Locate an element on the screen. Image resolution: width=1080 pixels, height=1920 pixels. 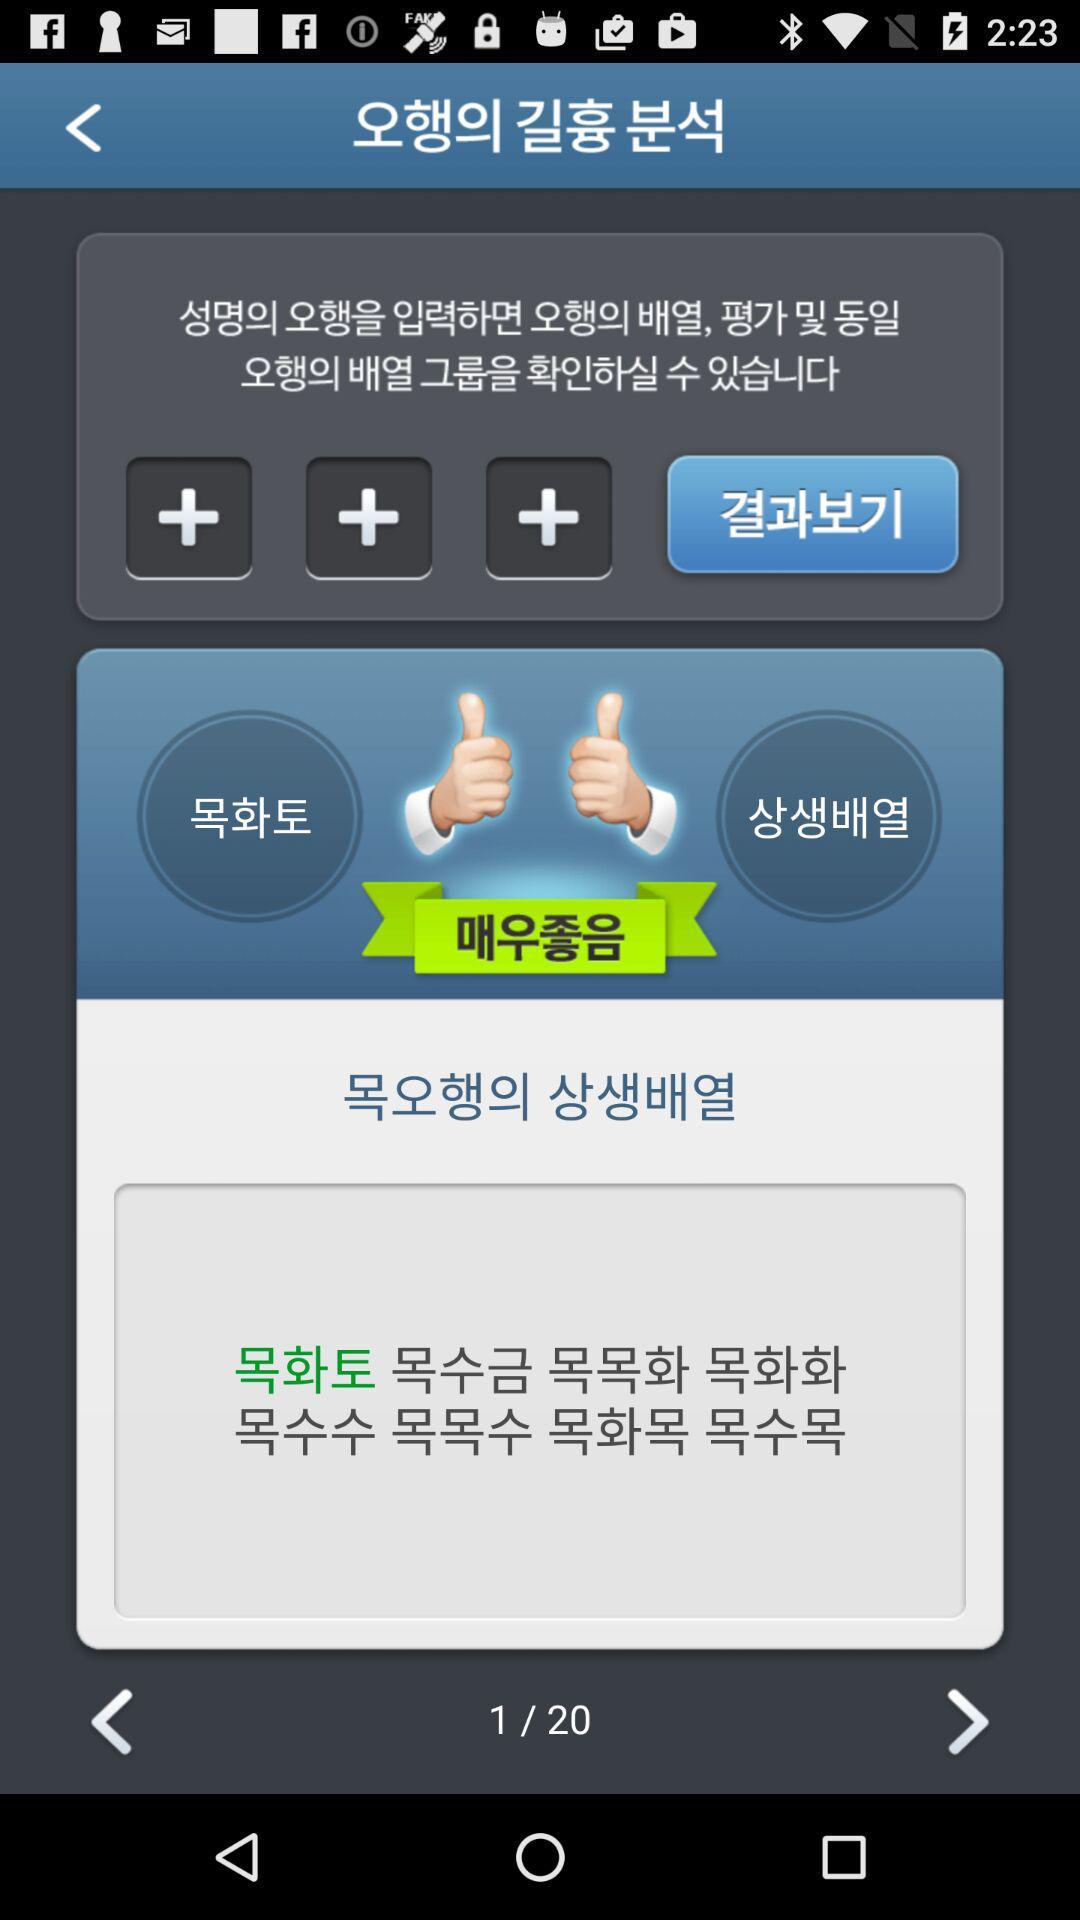
previous is located at coordinates (108, 132).